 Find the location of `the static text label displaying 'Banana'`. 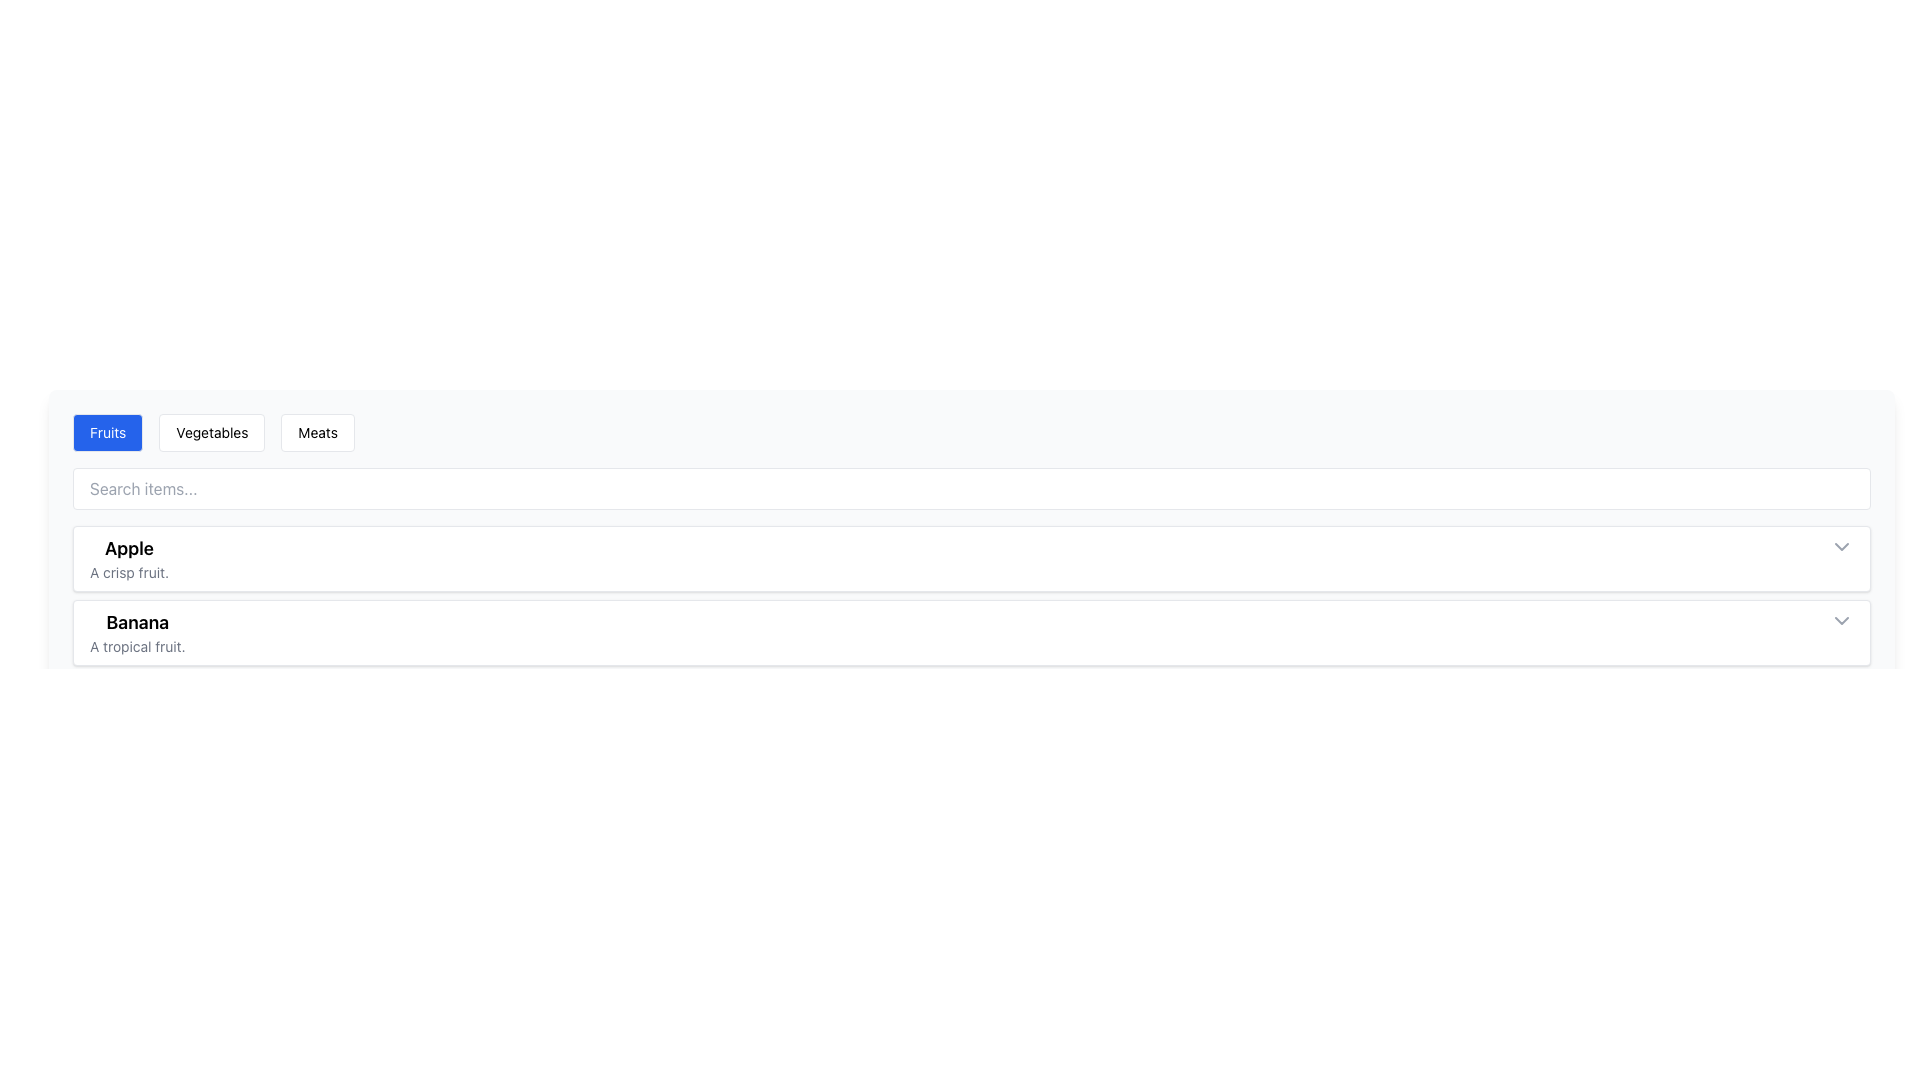

the static text label displaying 'Banana' is located at coordinates (136, 622).